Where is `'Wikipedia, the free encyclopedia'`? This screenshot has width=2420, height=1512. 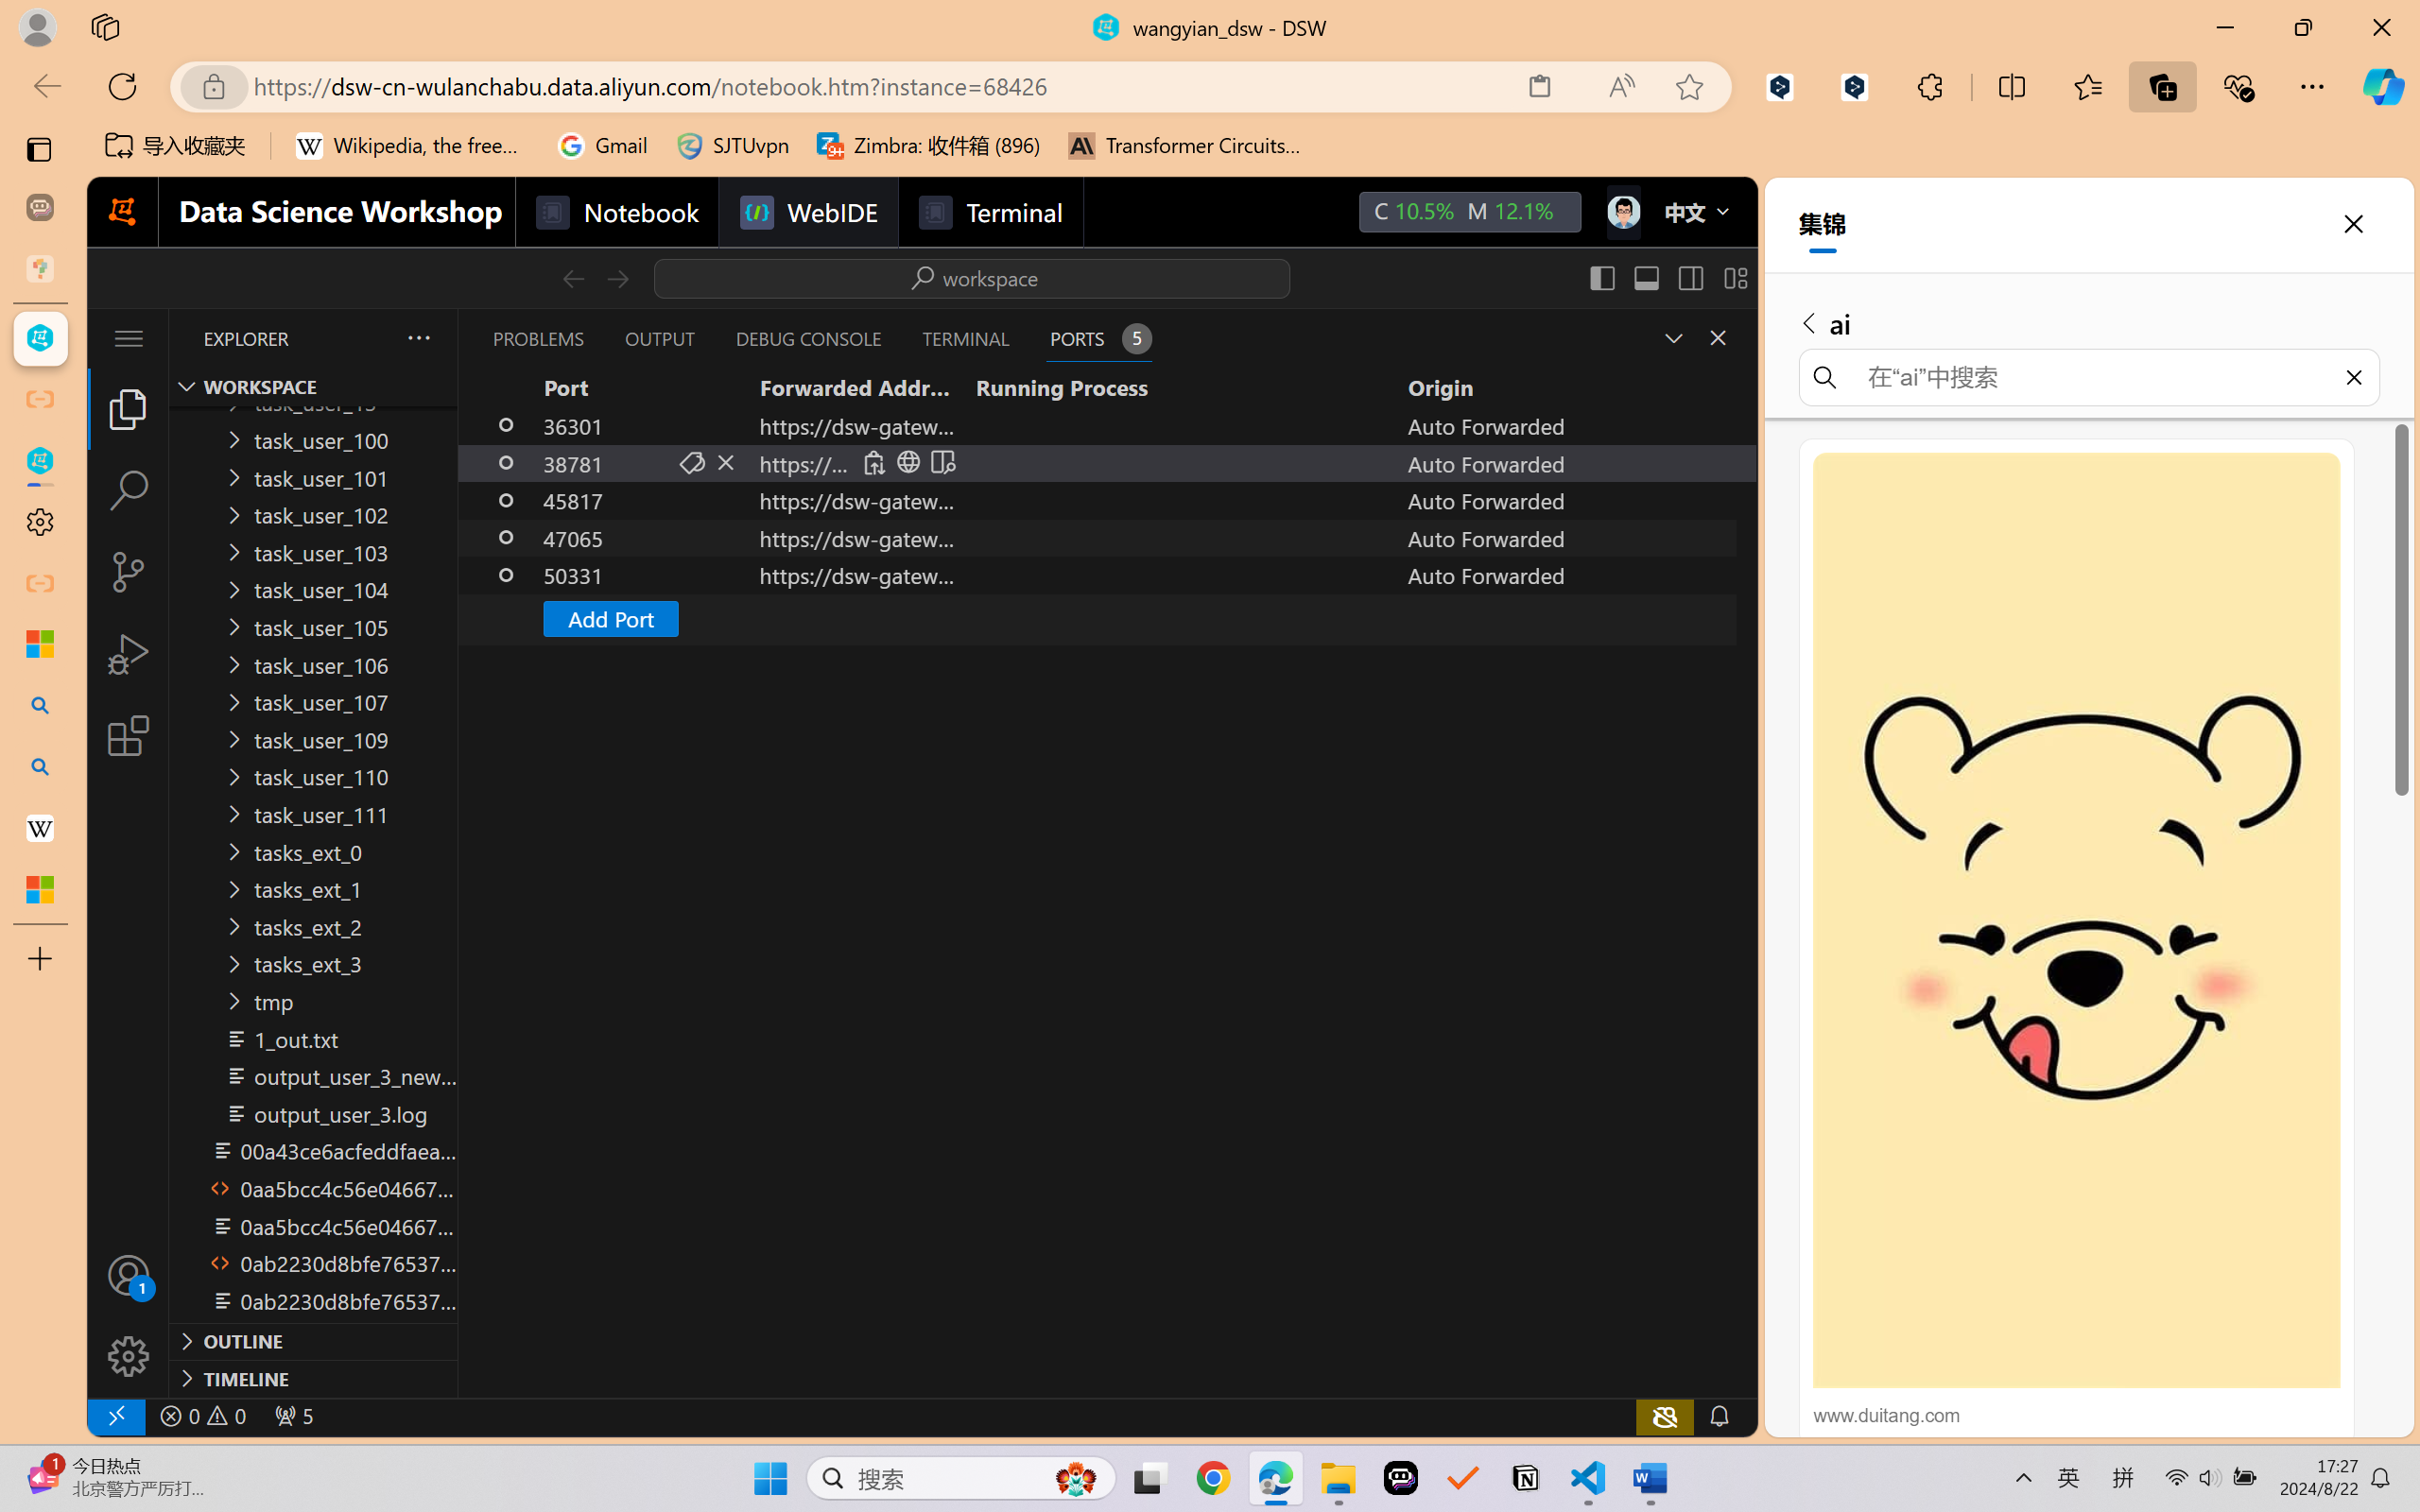 'Wikipedia, the free encyclopedia' is located at coordinates (411, 145).